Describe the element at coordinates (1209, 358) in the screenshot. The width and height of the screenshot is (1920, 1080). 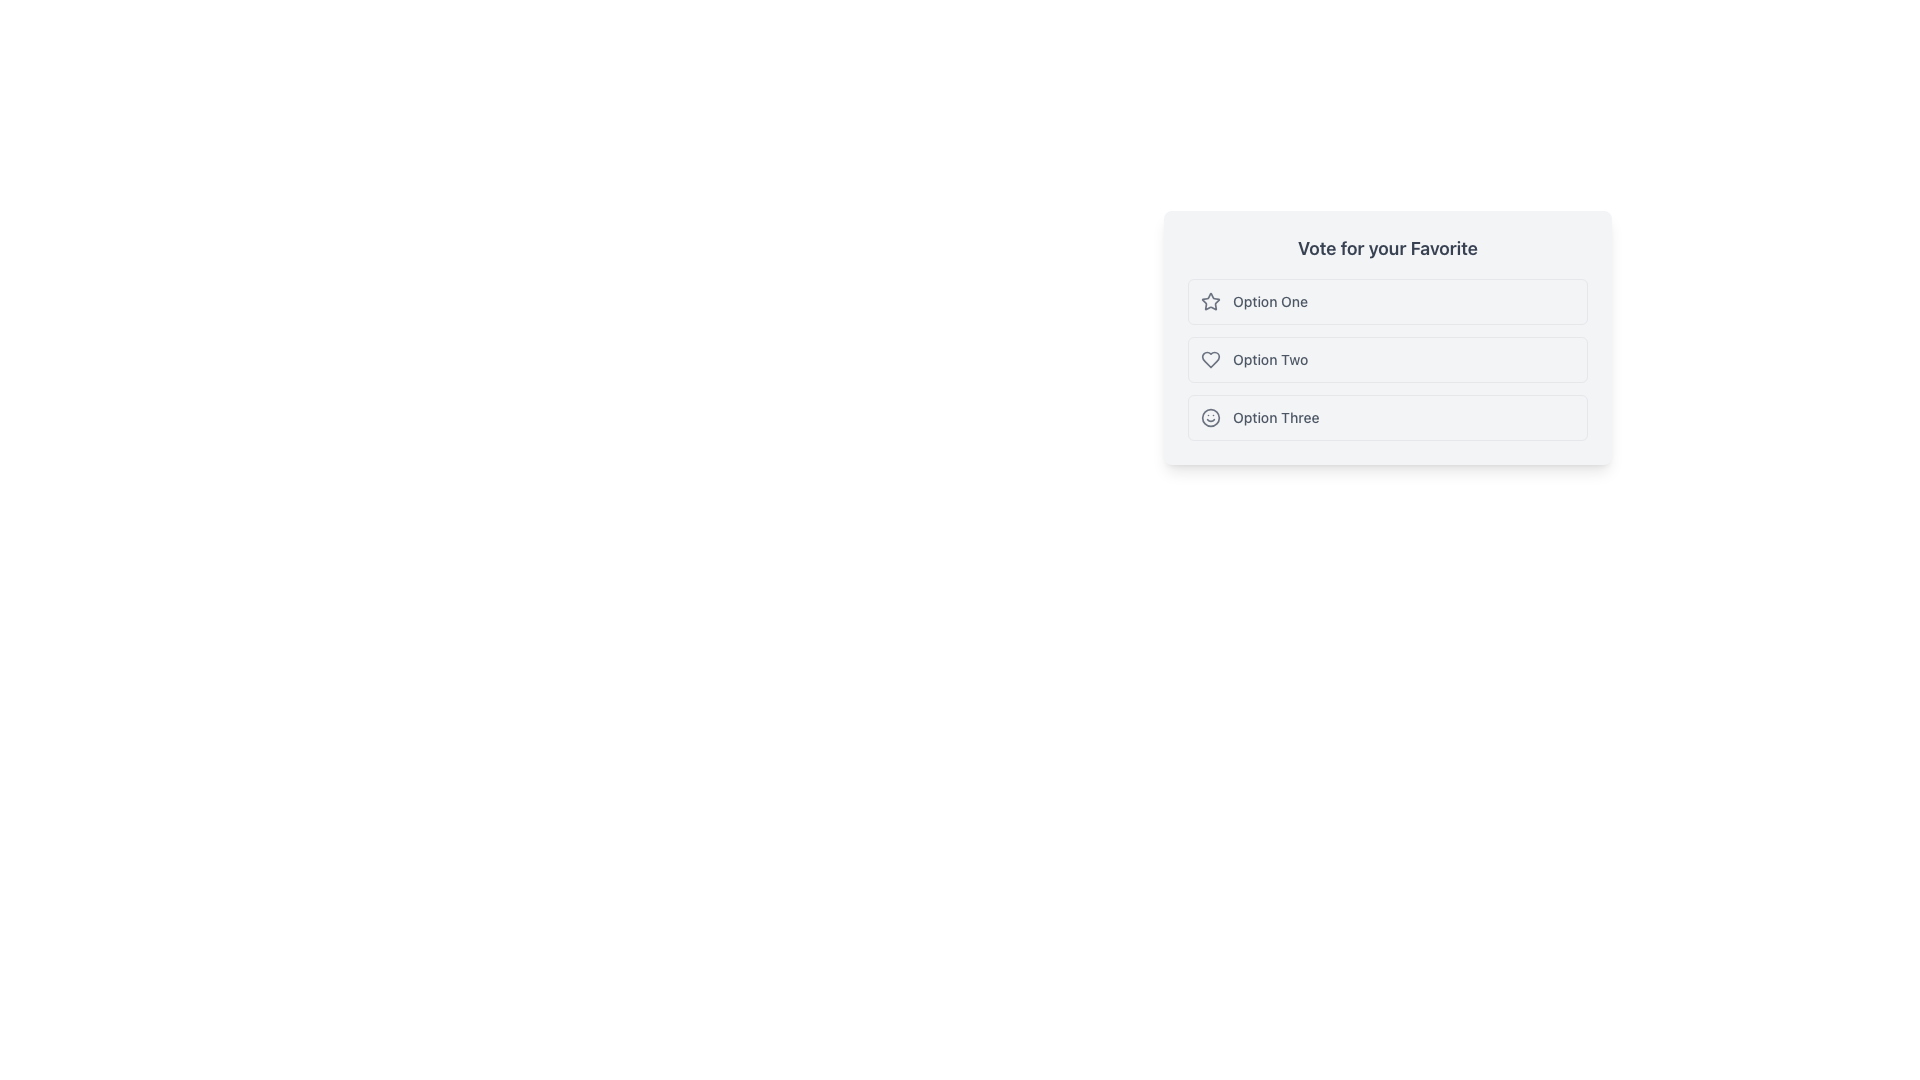
I see `the heart icon, which is a hollow outline style in gray, located to the left of the 'Option Two' text in the 'Vote for your Favorite' panel` at that location.